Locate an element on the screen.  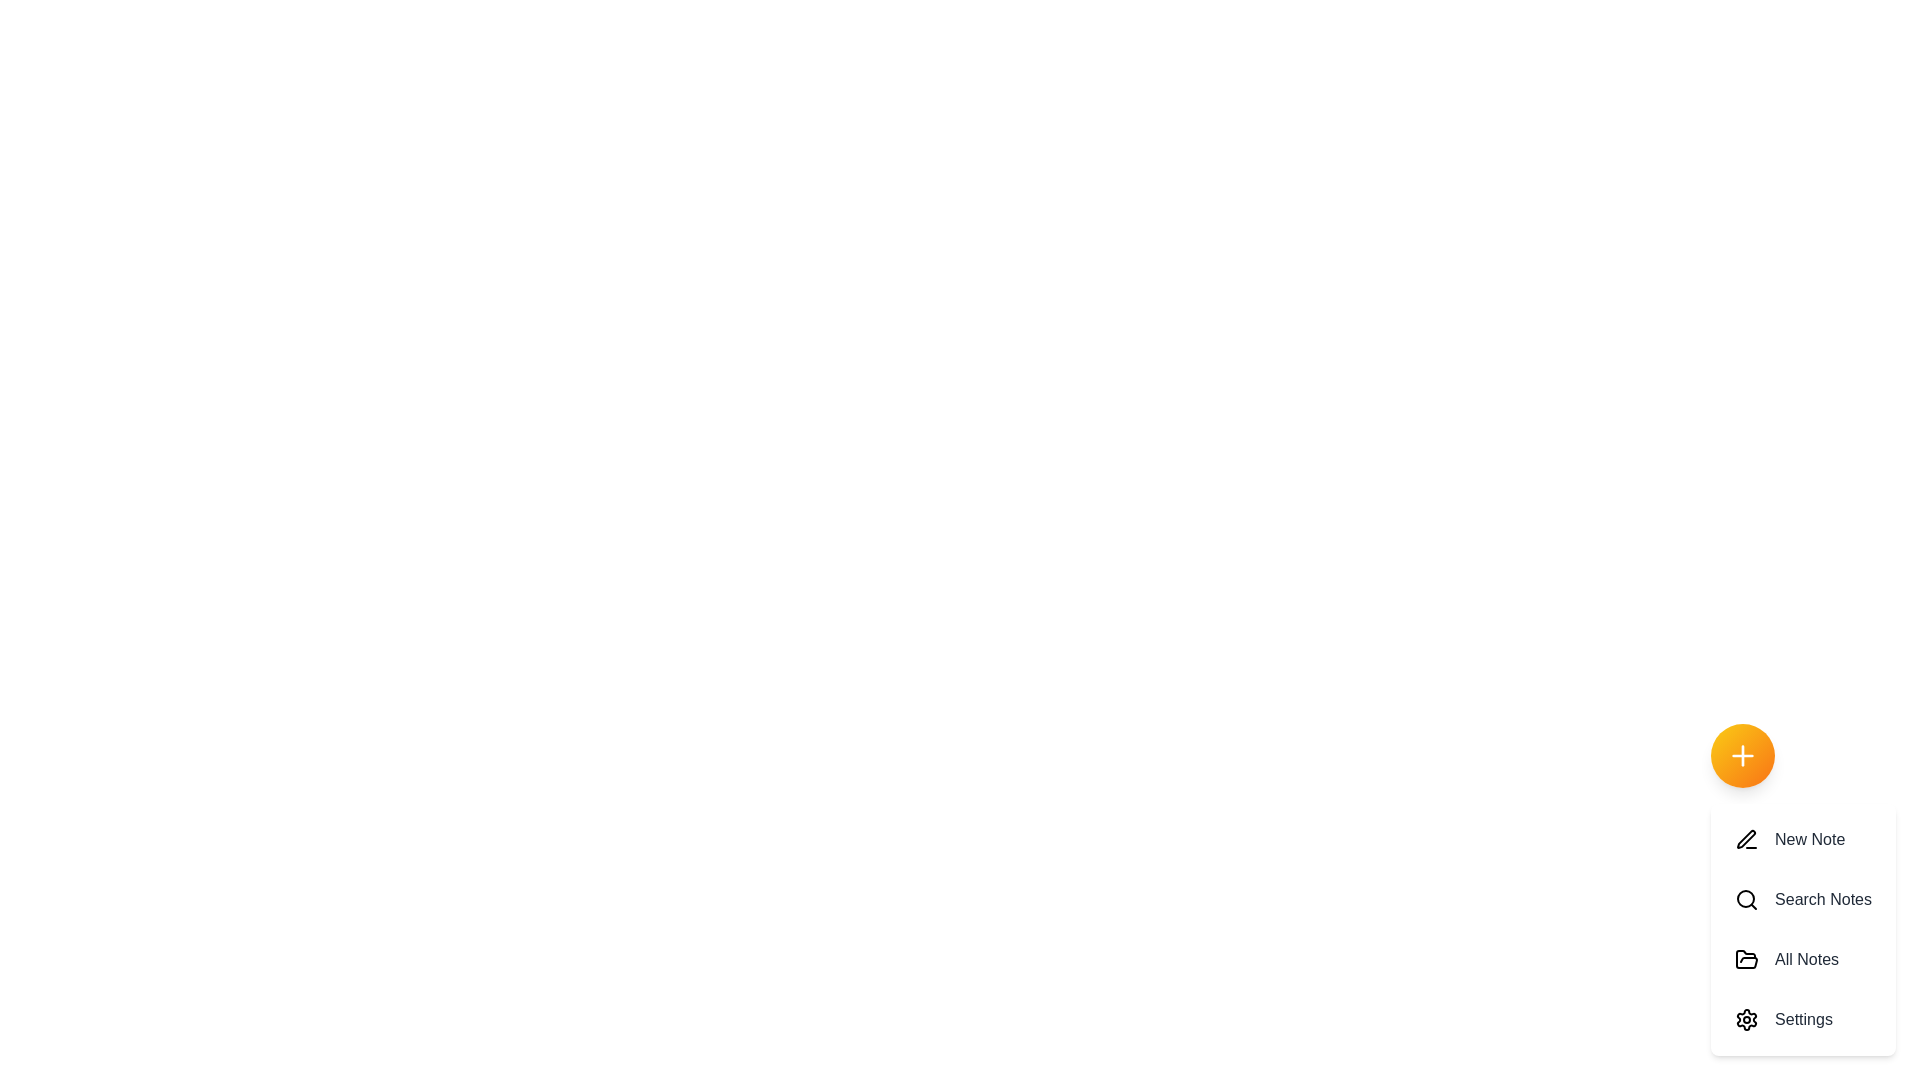
the 'Search Notes' option in the speed dial menu is located at coordinates (1803, 898).